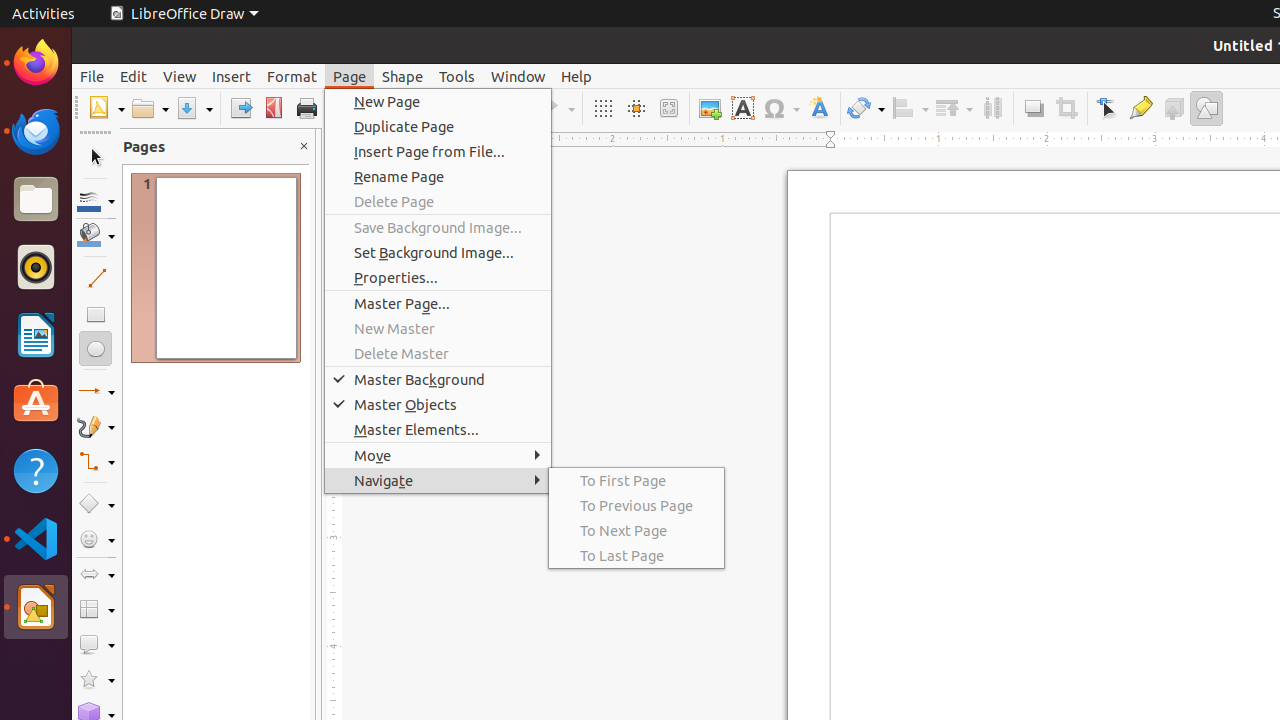 This screenshot has height=720, width=1280. Describe the element at coordinates (305, 108) in the screenshot. I see `'Print'` at that location.